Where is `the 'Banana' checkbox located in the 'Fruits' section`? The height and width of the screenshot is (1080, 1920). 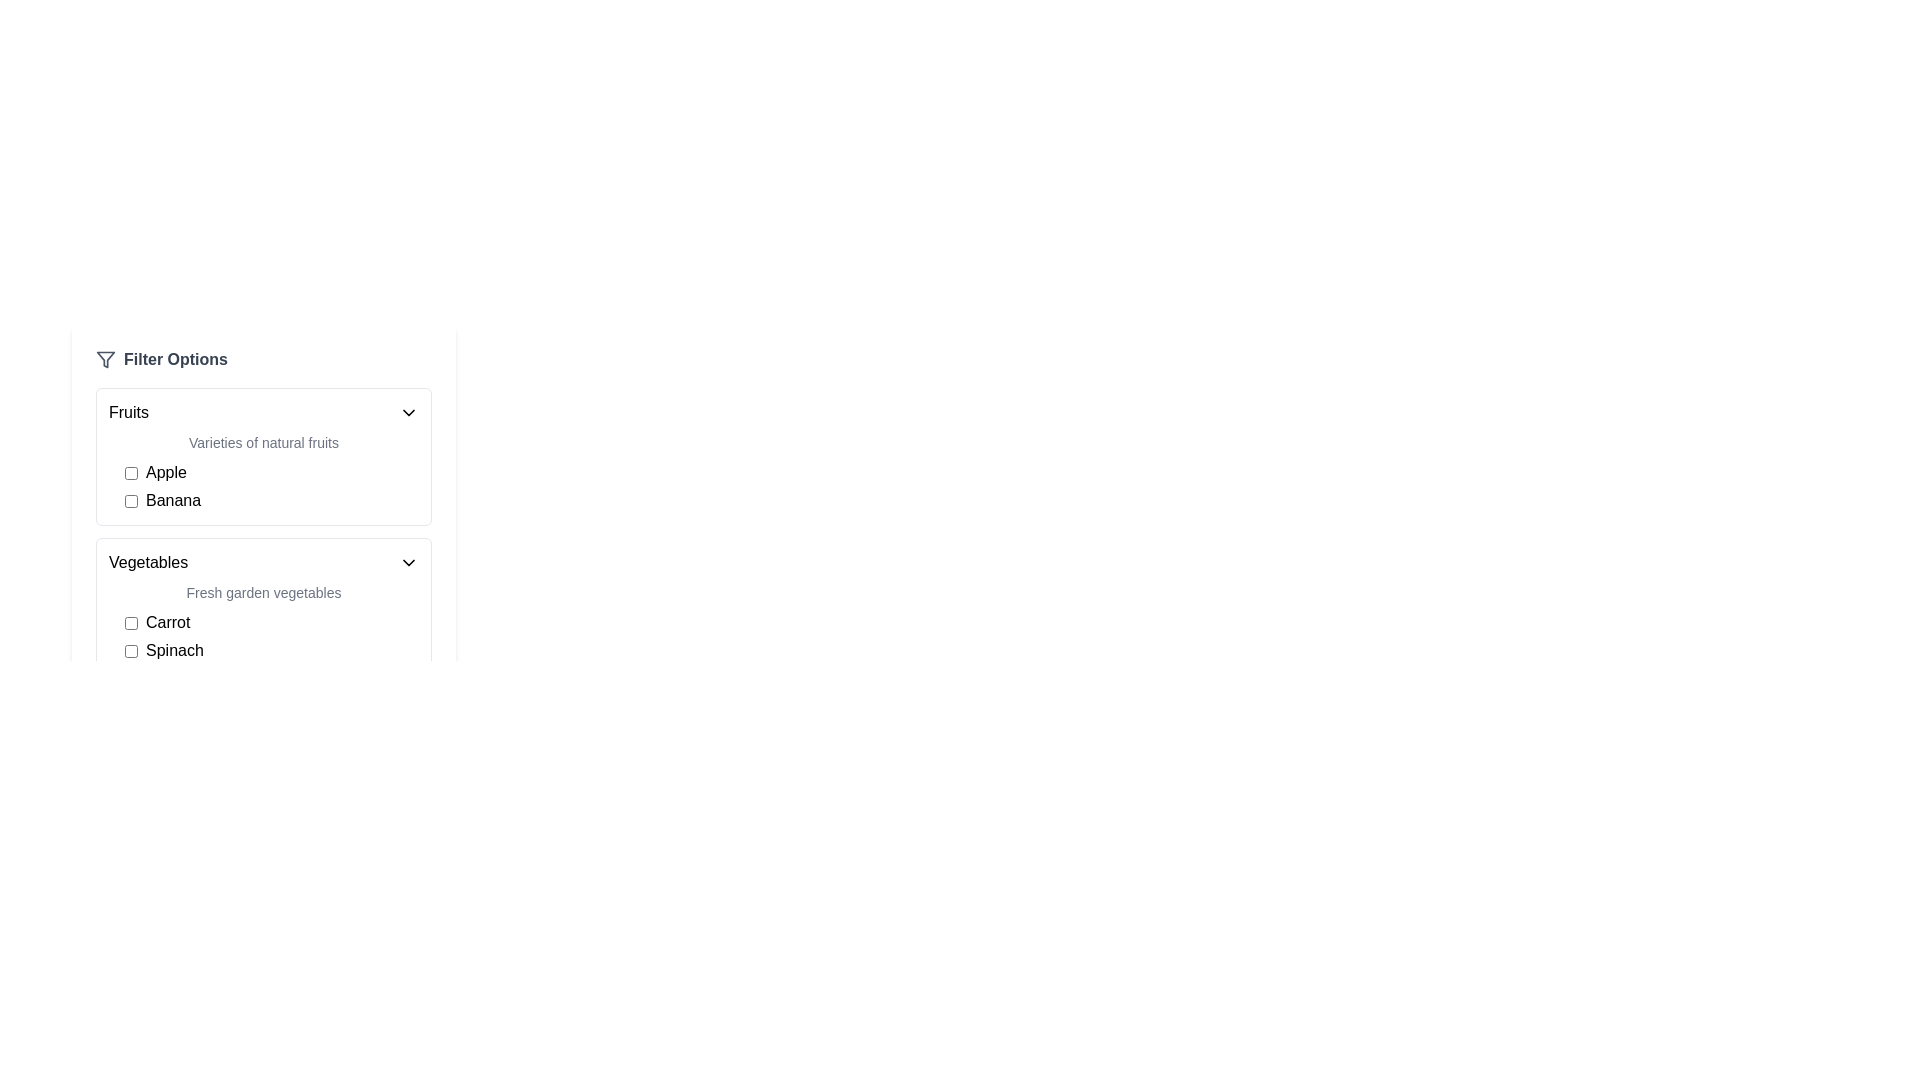
the 'Banana' checkbox located in the 'Fruits' section is located at coordinates (271, 500).